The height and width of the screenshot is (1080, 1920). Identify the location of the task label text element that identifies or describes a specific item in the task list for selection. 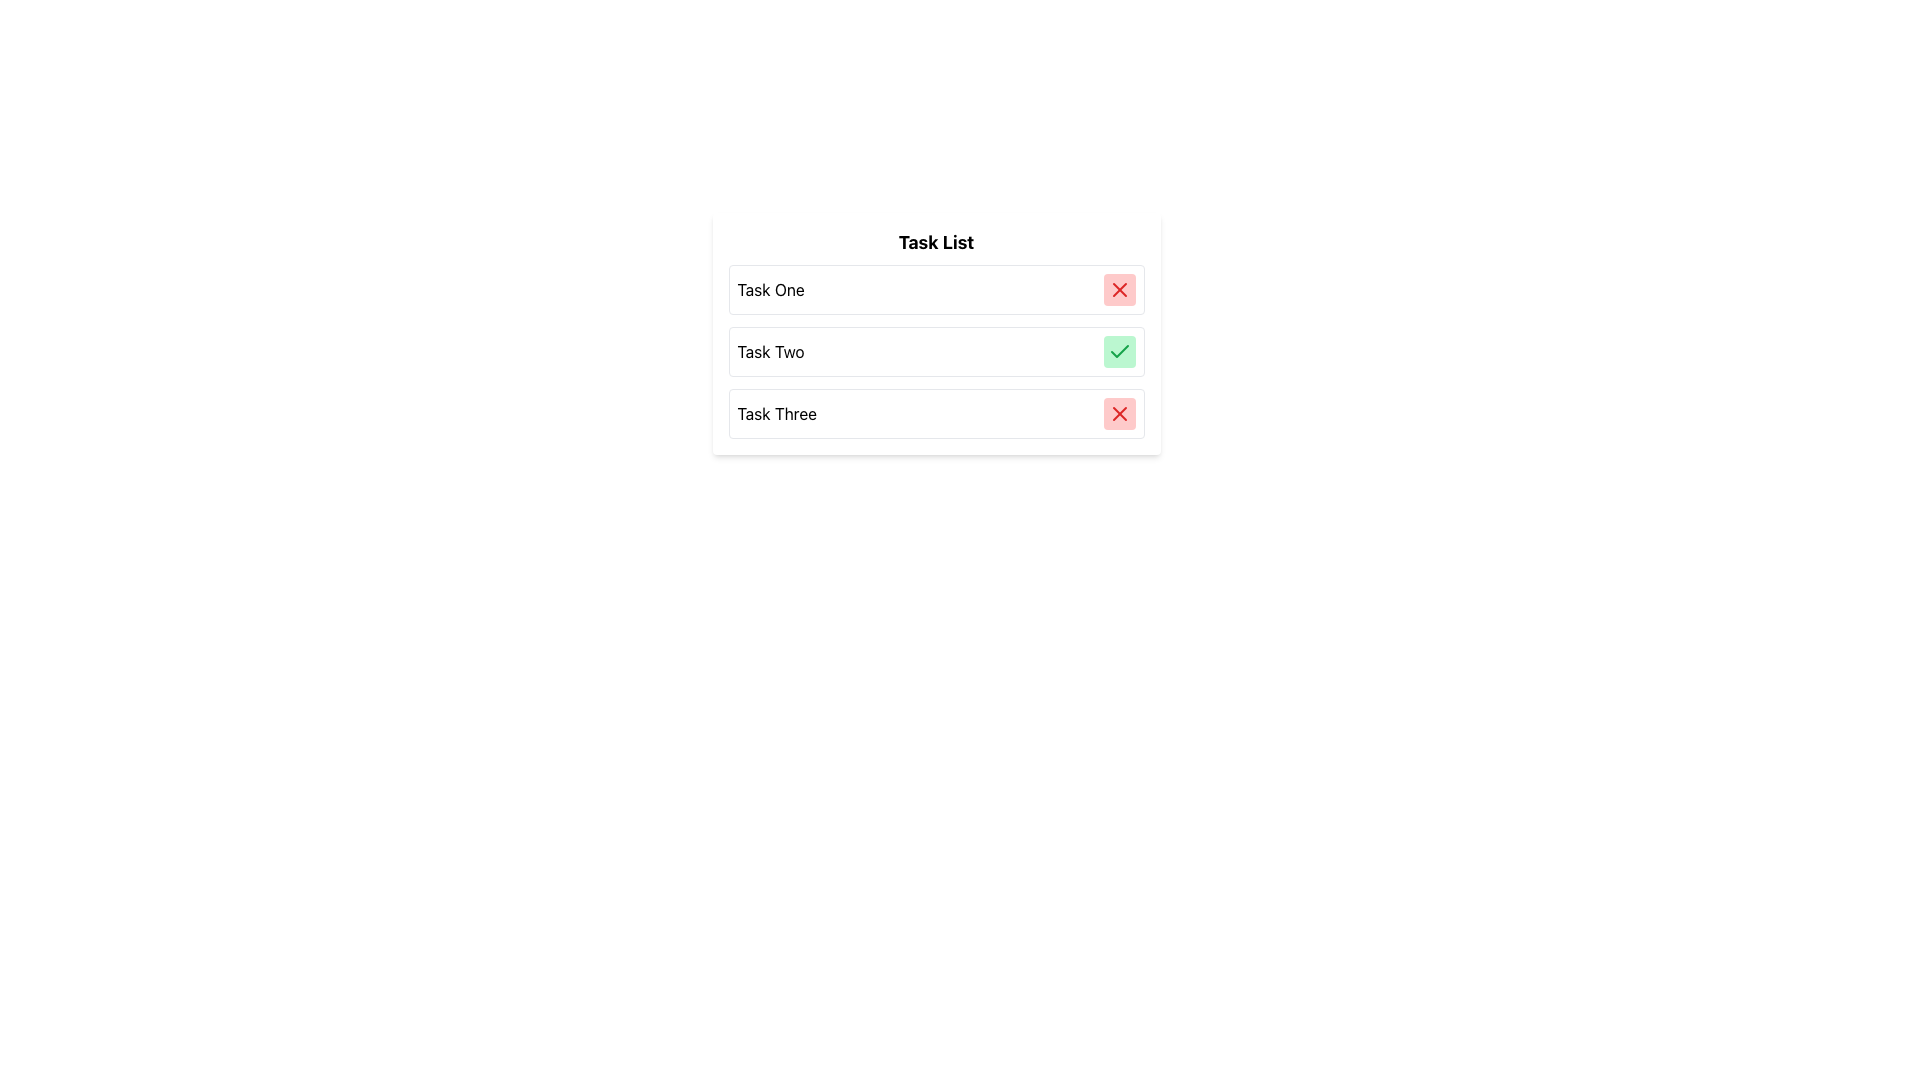
(770, 289).